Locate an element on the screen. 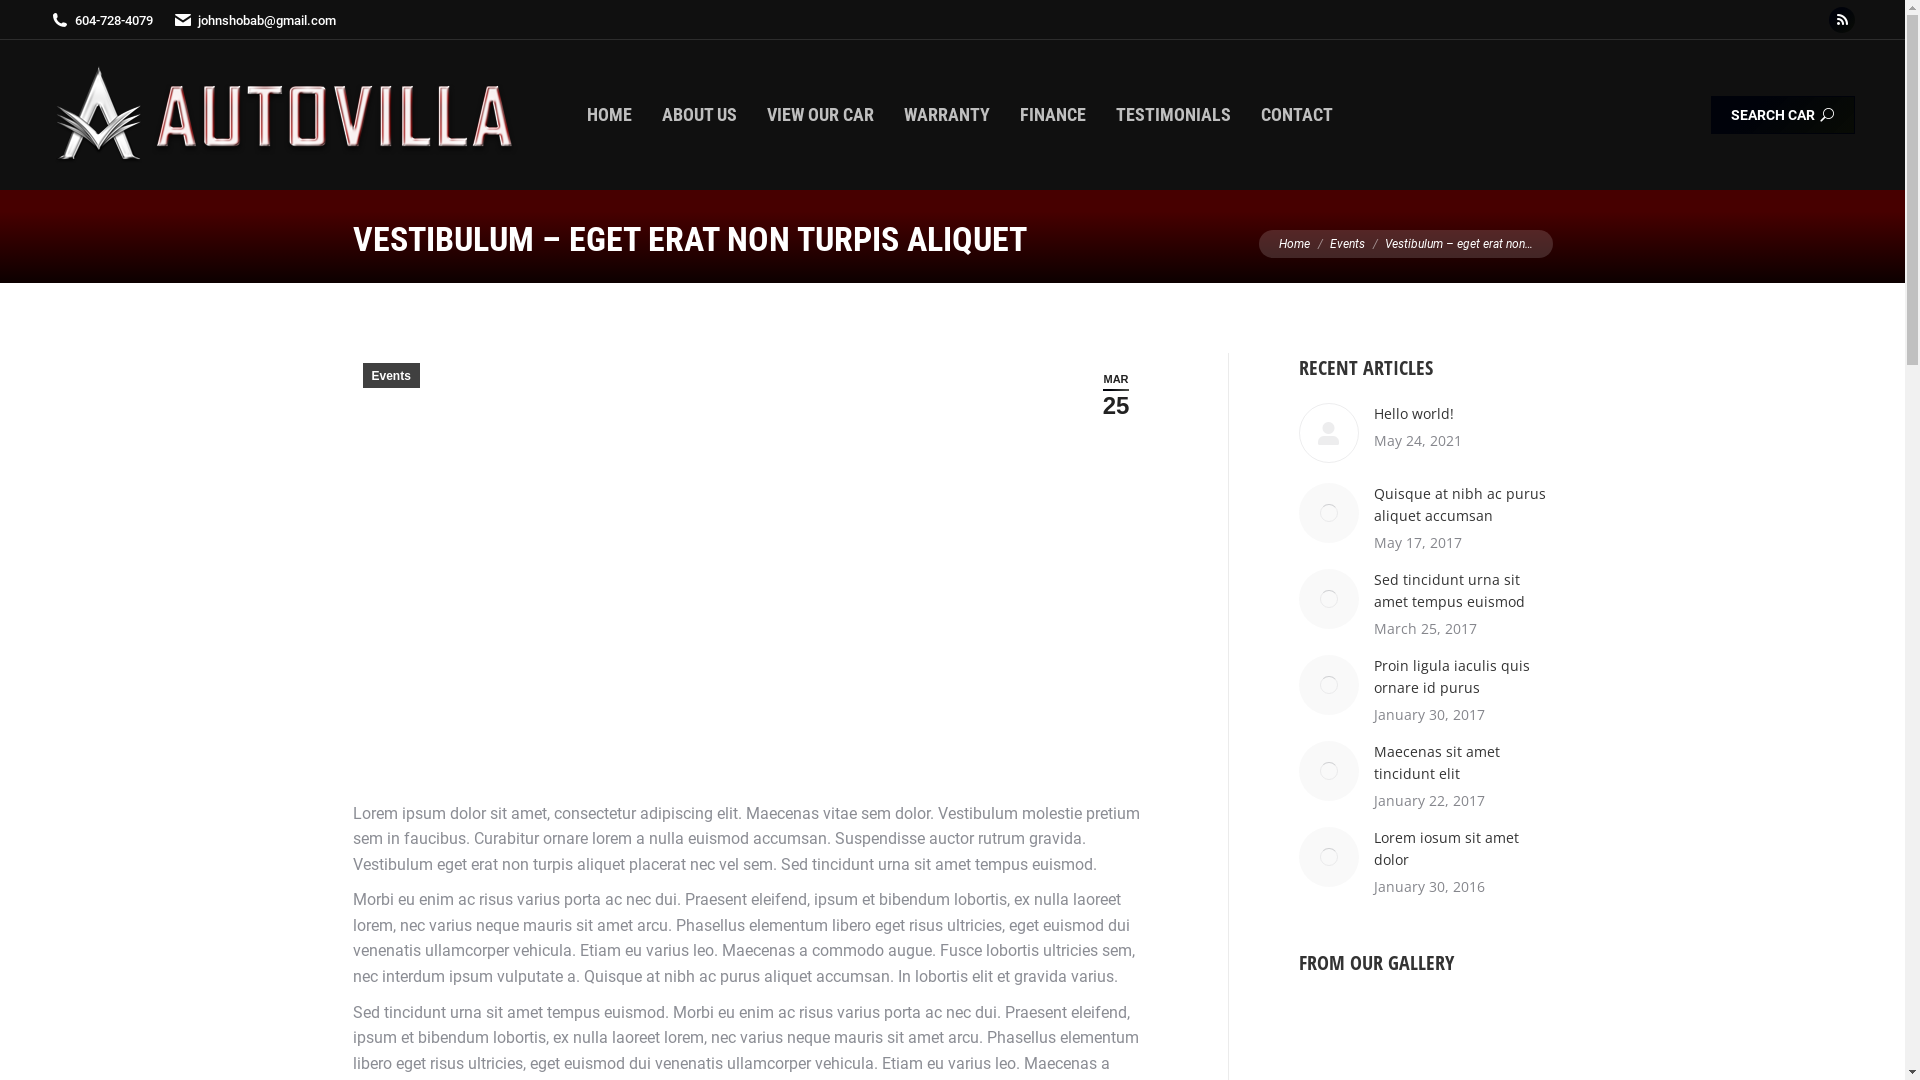  'TESTIMONIALS' is located at coordinates (1173, 115).